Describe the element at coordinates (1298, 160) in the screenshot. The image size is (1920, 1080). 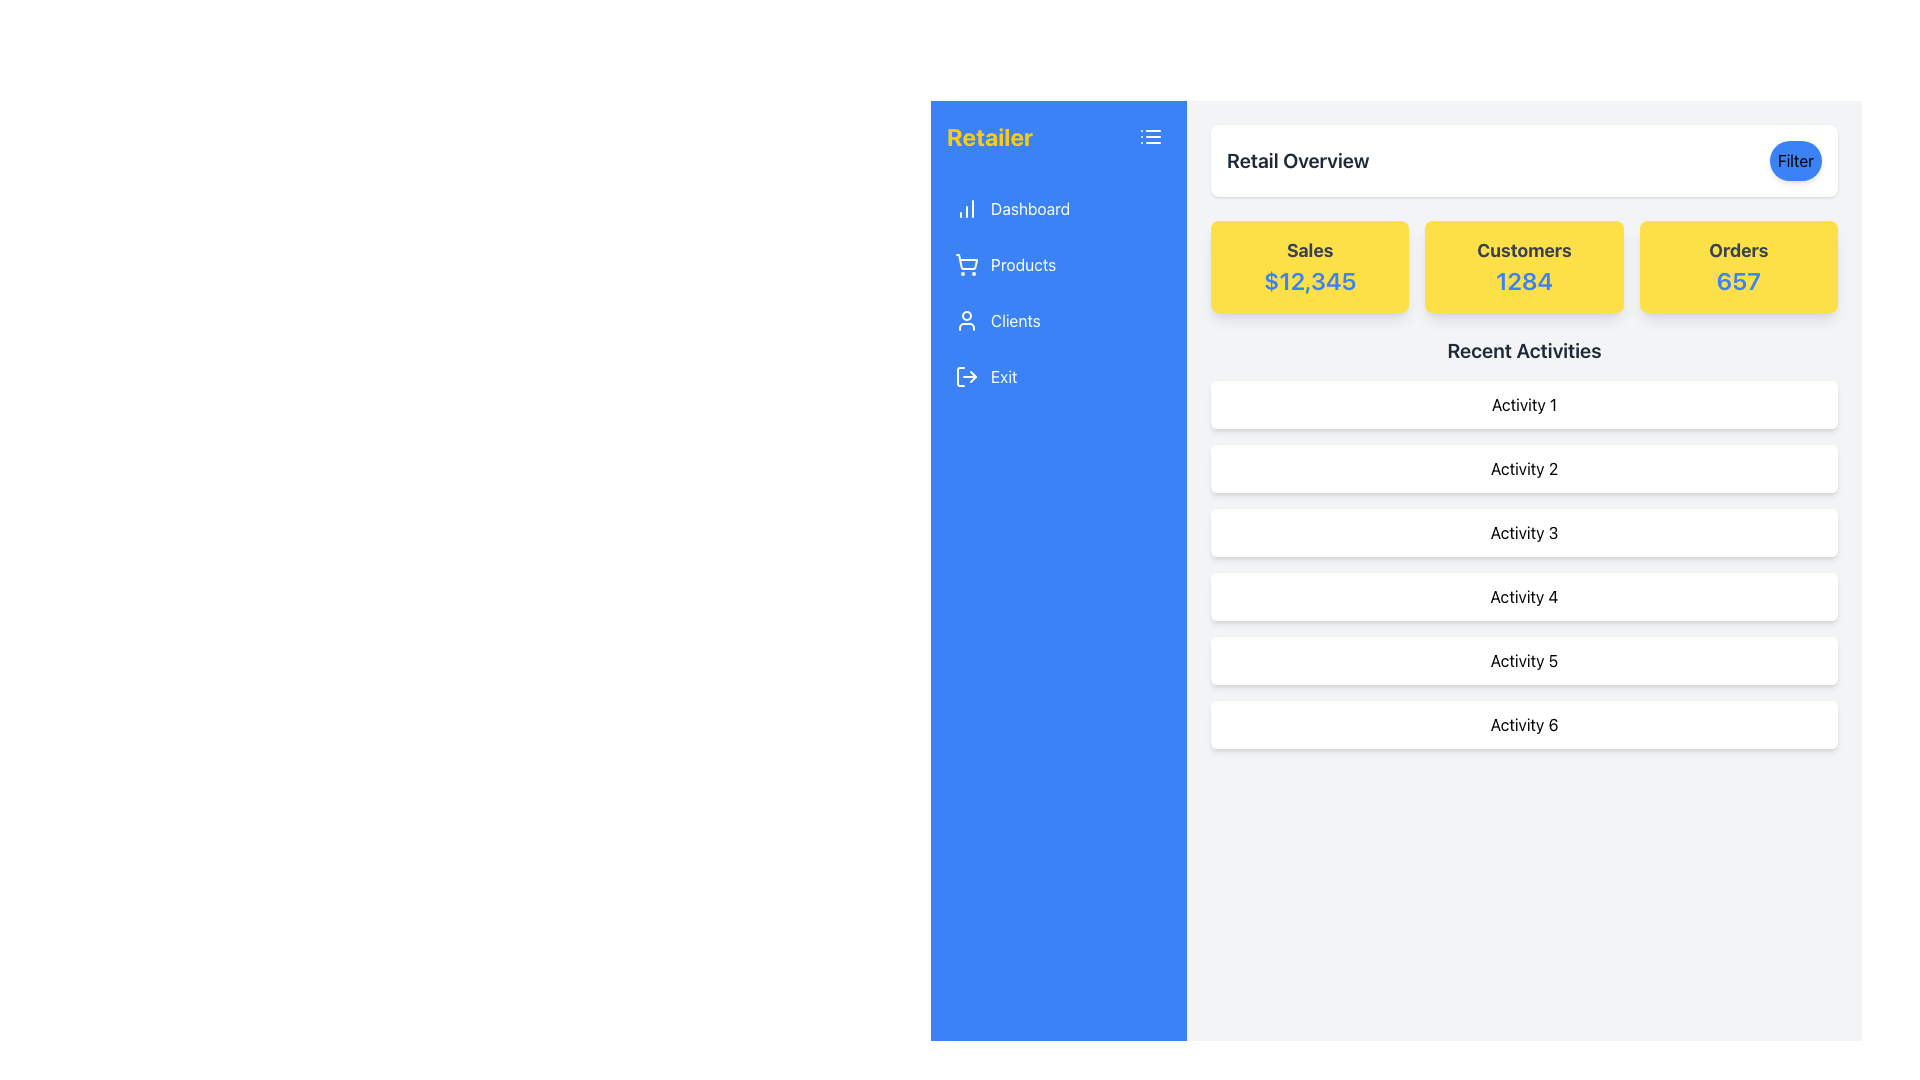
I see `text content of the section heading Text Label located at the top-left section of the main content area, slightly to the right and above the three yellow metric boxes` at that location.